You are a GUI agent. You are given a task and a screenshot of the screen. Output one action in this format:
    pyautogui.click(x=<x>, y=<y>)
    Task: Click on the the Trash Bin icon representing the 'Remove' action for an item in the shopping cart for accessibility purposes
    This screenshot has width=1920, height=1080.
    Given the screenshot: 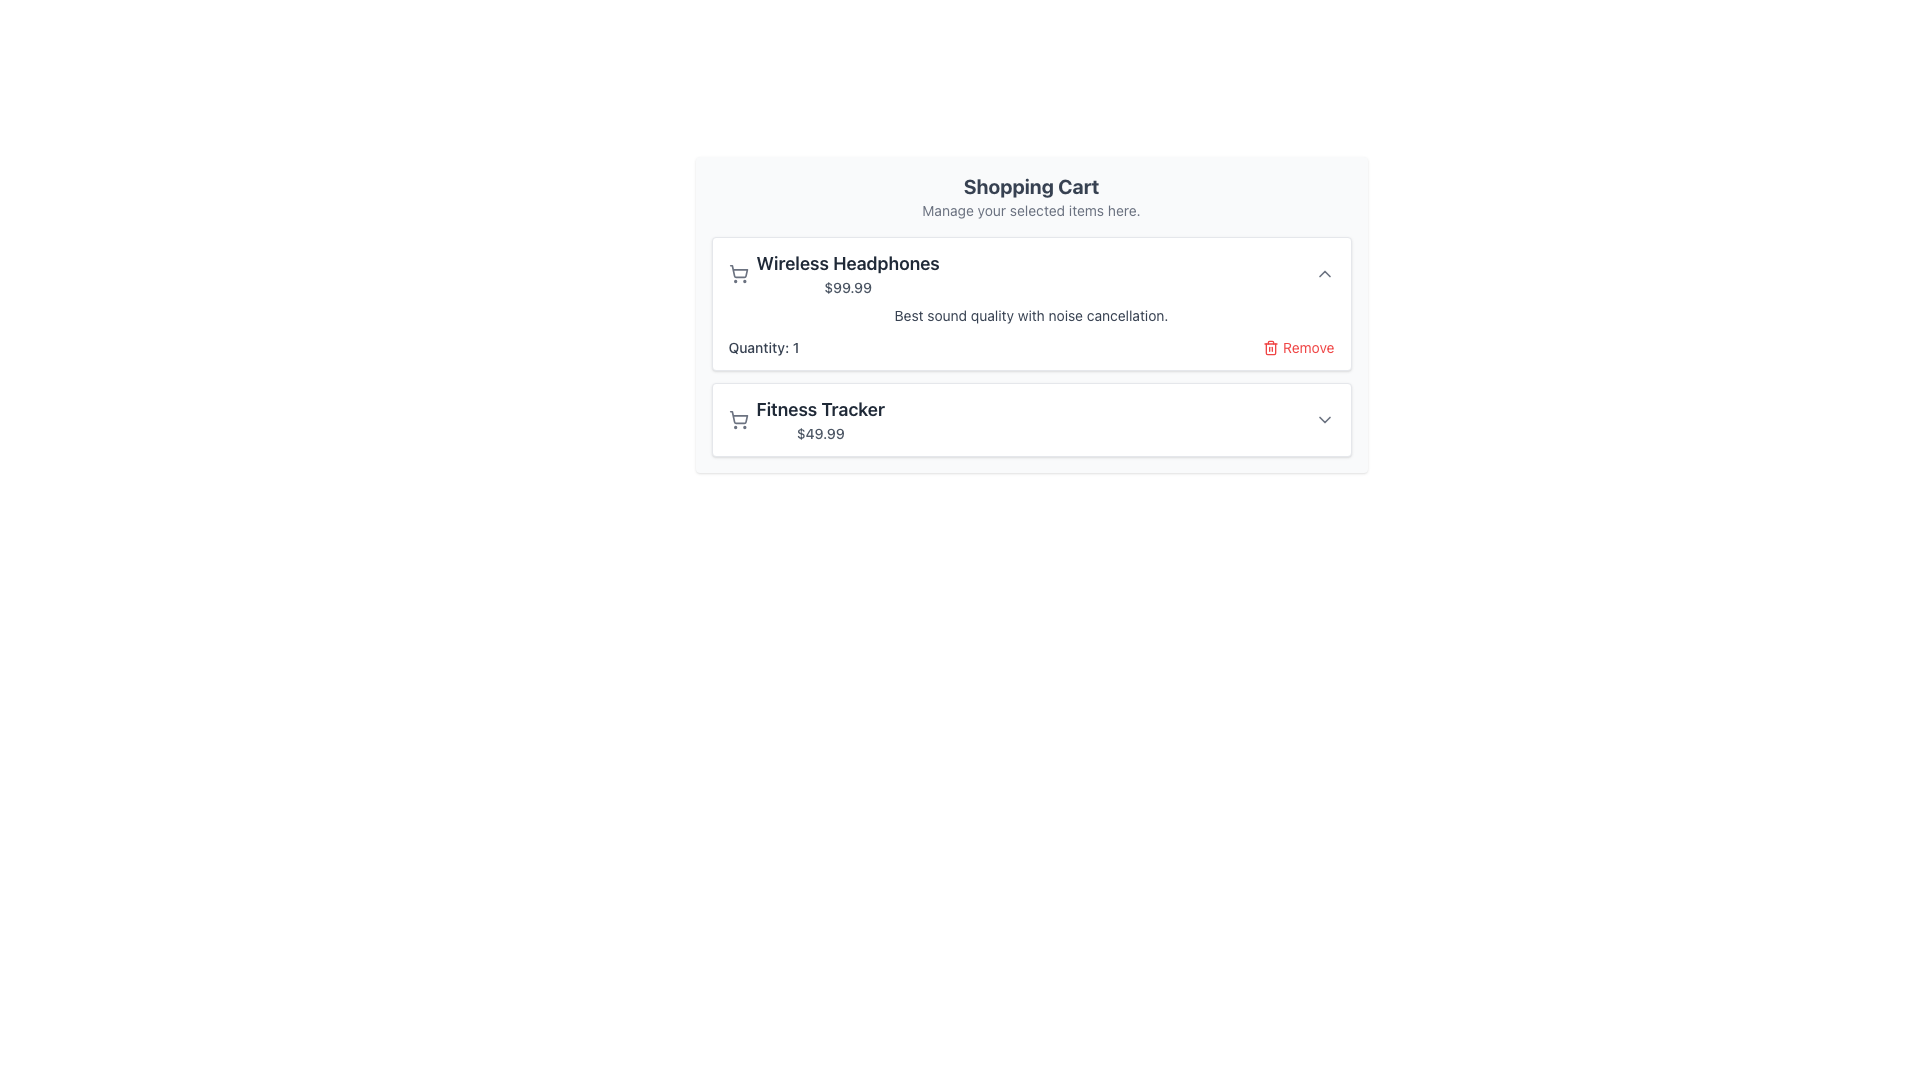 What is the action you would take?
    pyautogui.click(x=1270, y=346)
    